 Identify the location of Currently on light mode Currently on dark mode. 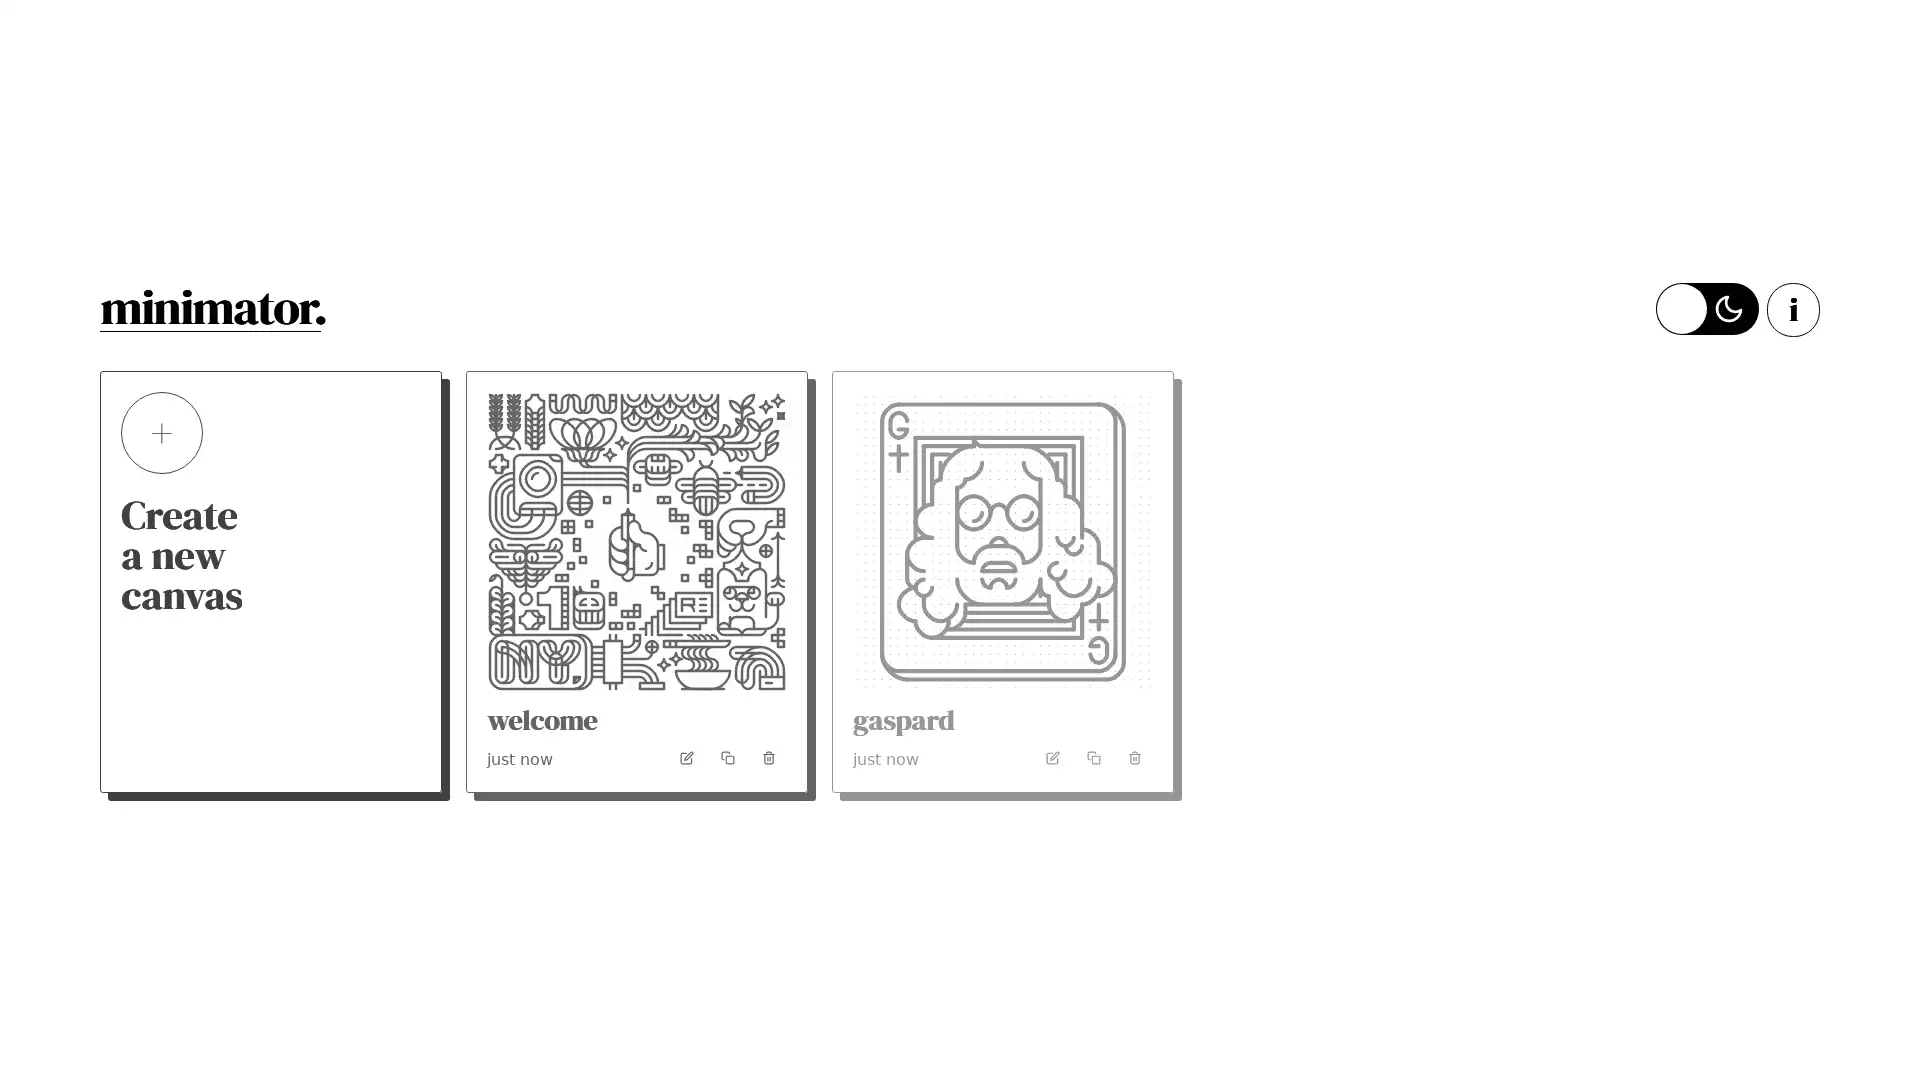
(1706, 308).